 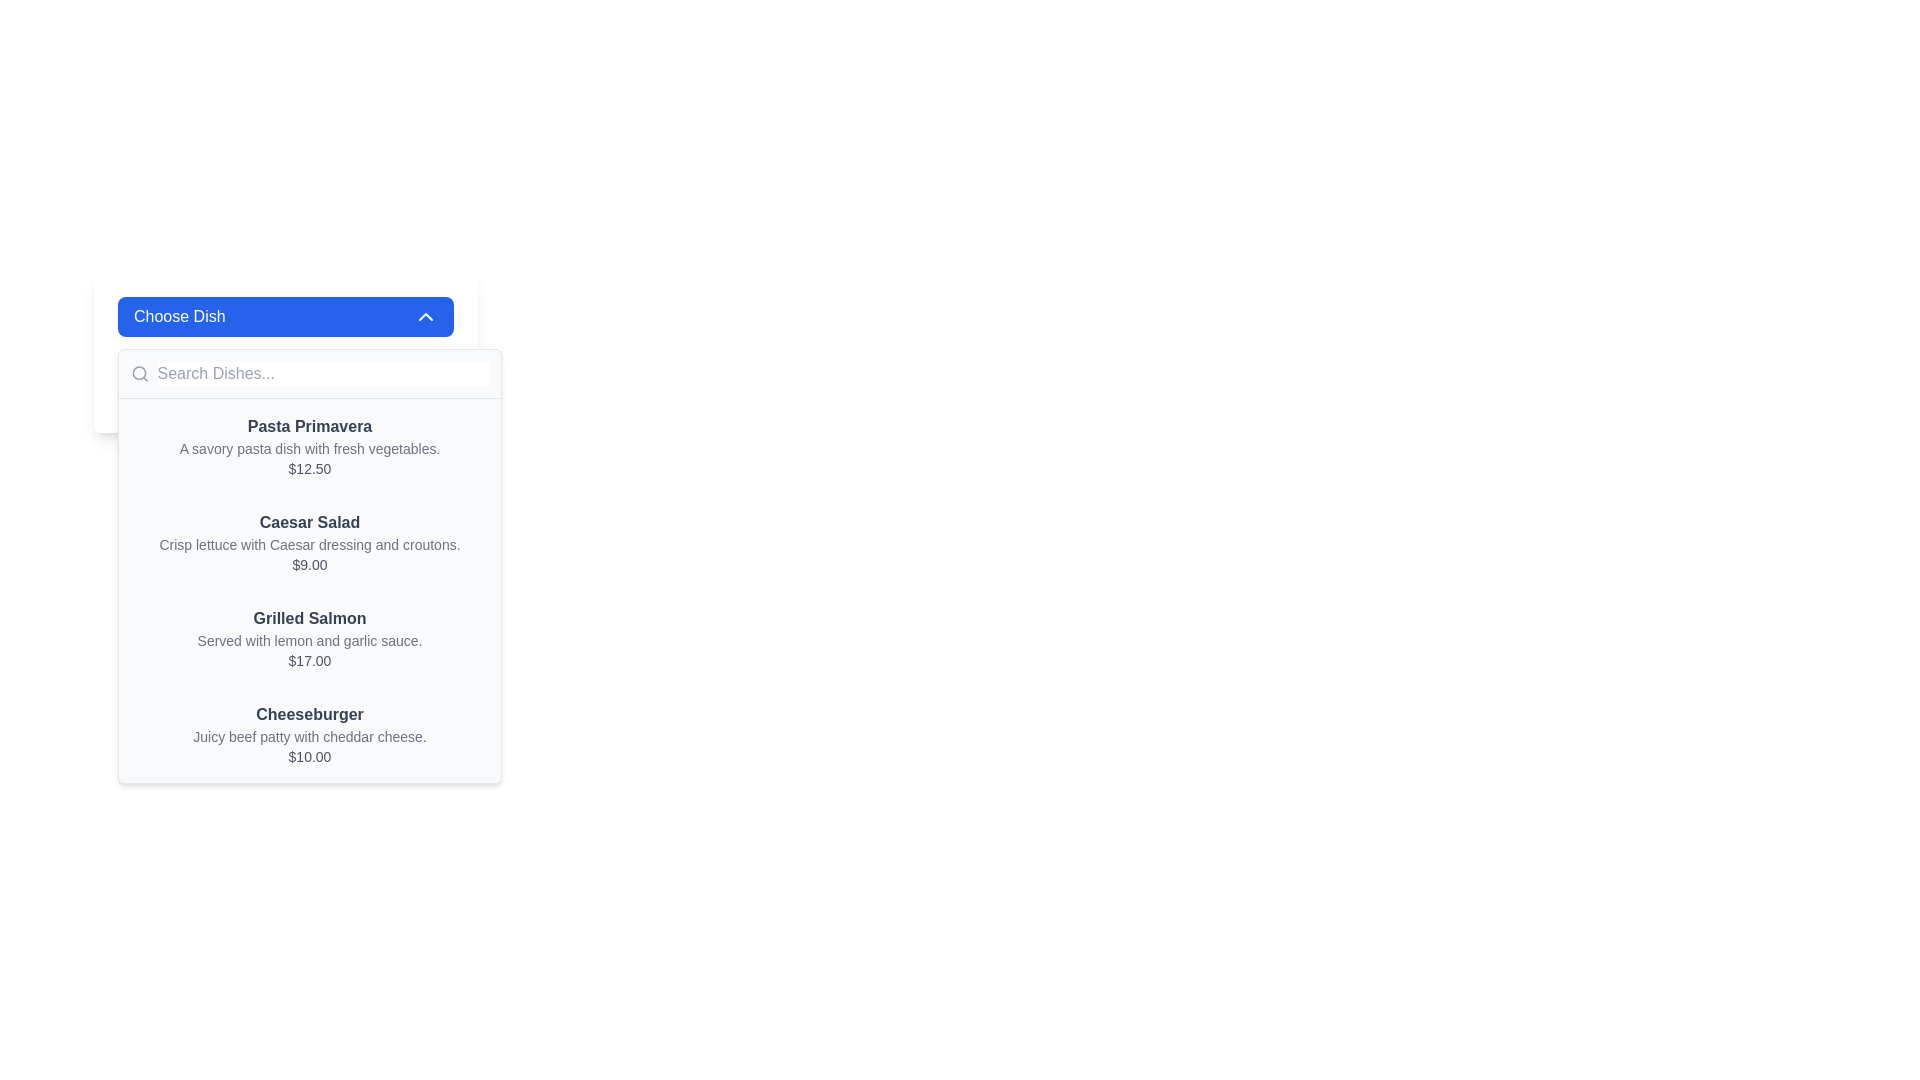 What do you see at coordinates (425, 315) in the screenshot?
I see `the chevron-up icon located at the far right end of the blue rectangular area labeled 'Choose Dish'` at bounding box center [425, 315].